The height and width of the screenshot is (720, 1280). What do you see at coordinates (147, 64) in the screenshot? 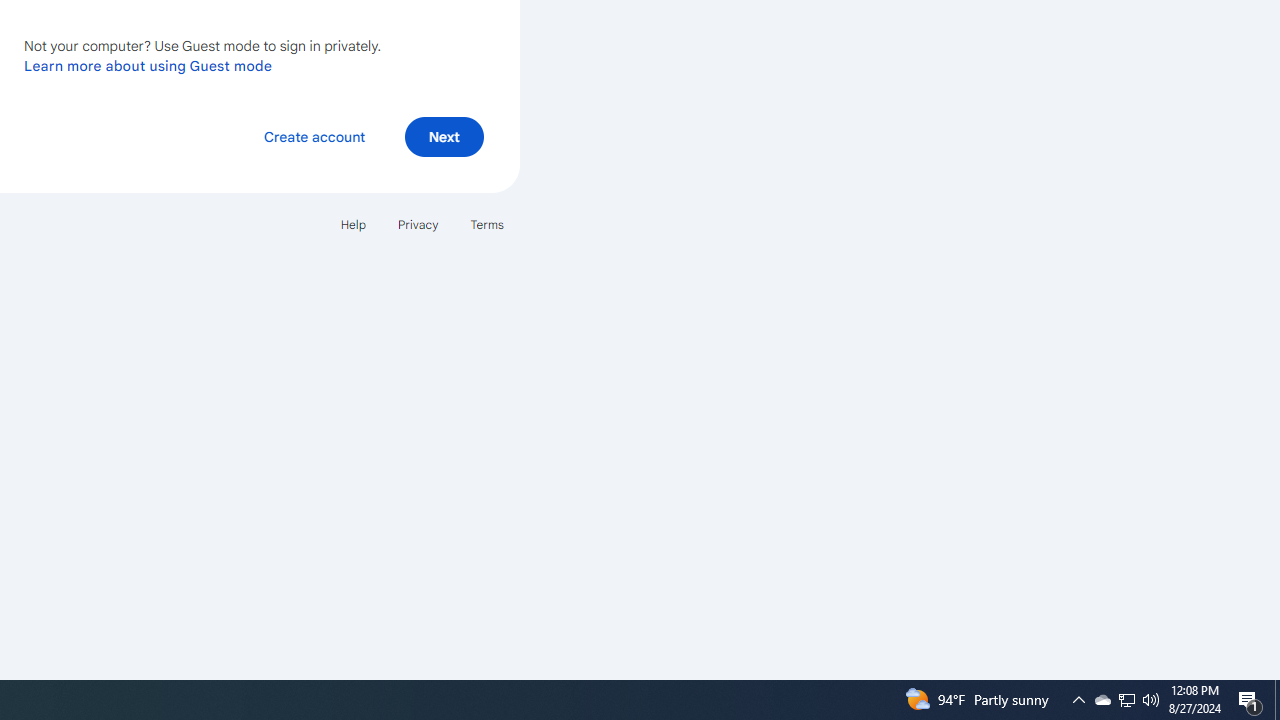
I see `'Learn more about using Guest mode'` at bounding box center [147, 64].